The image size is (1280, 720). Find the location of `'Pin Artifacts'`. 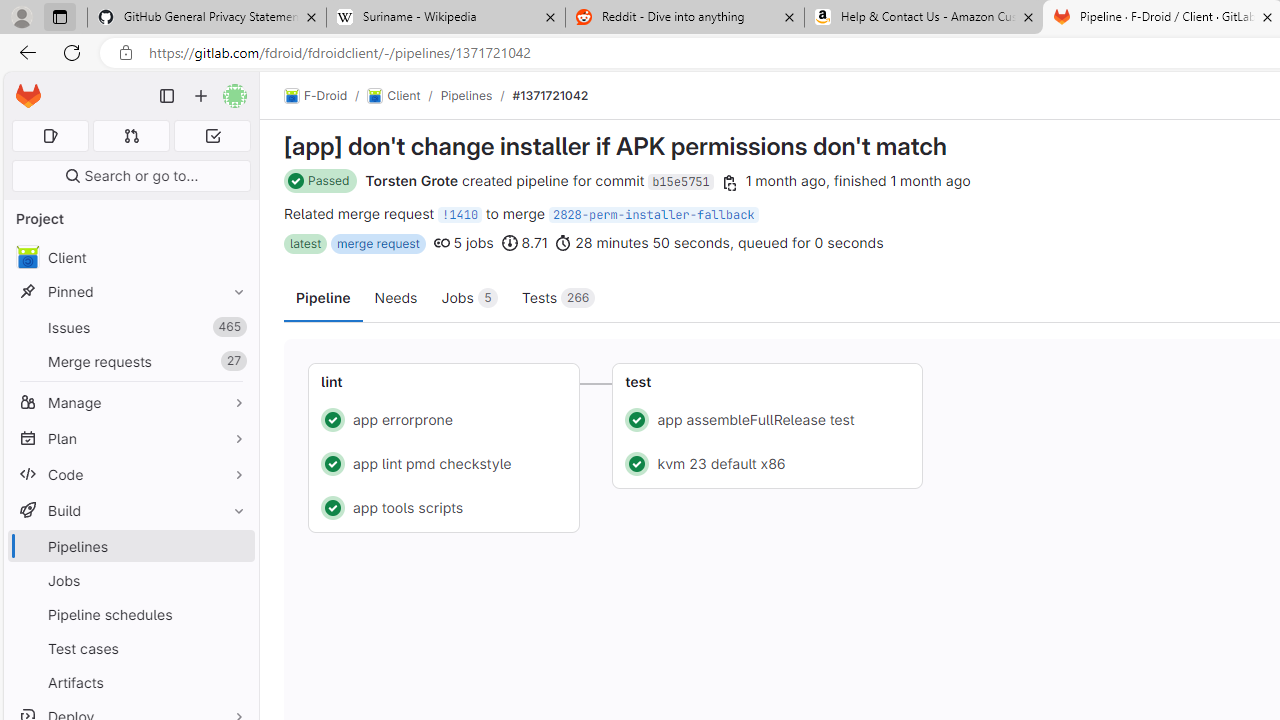

'Pin Artifacts' is located at coordinates (234, 681).